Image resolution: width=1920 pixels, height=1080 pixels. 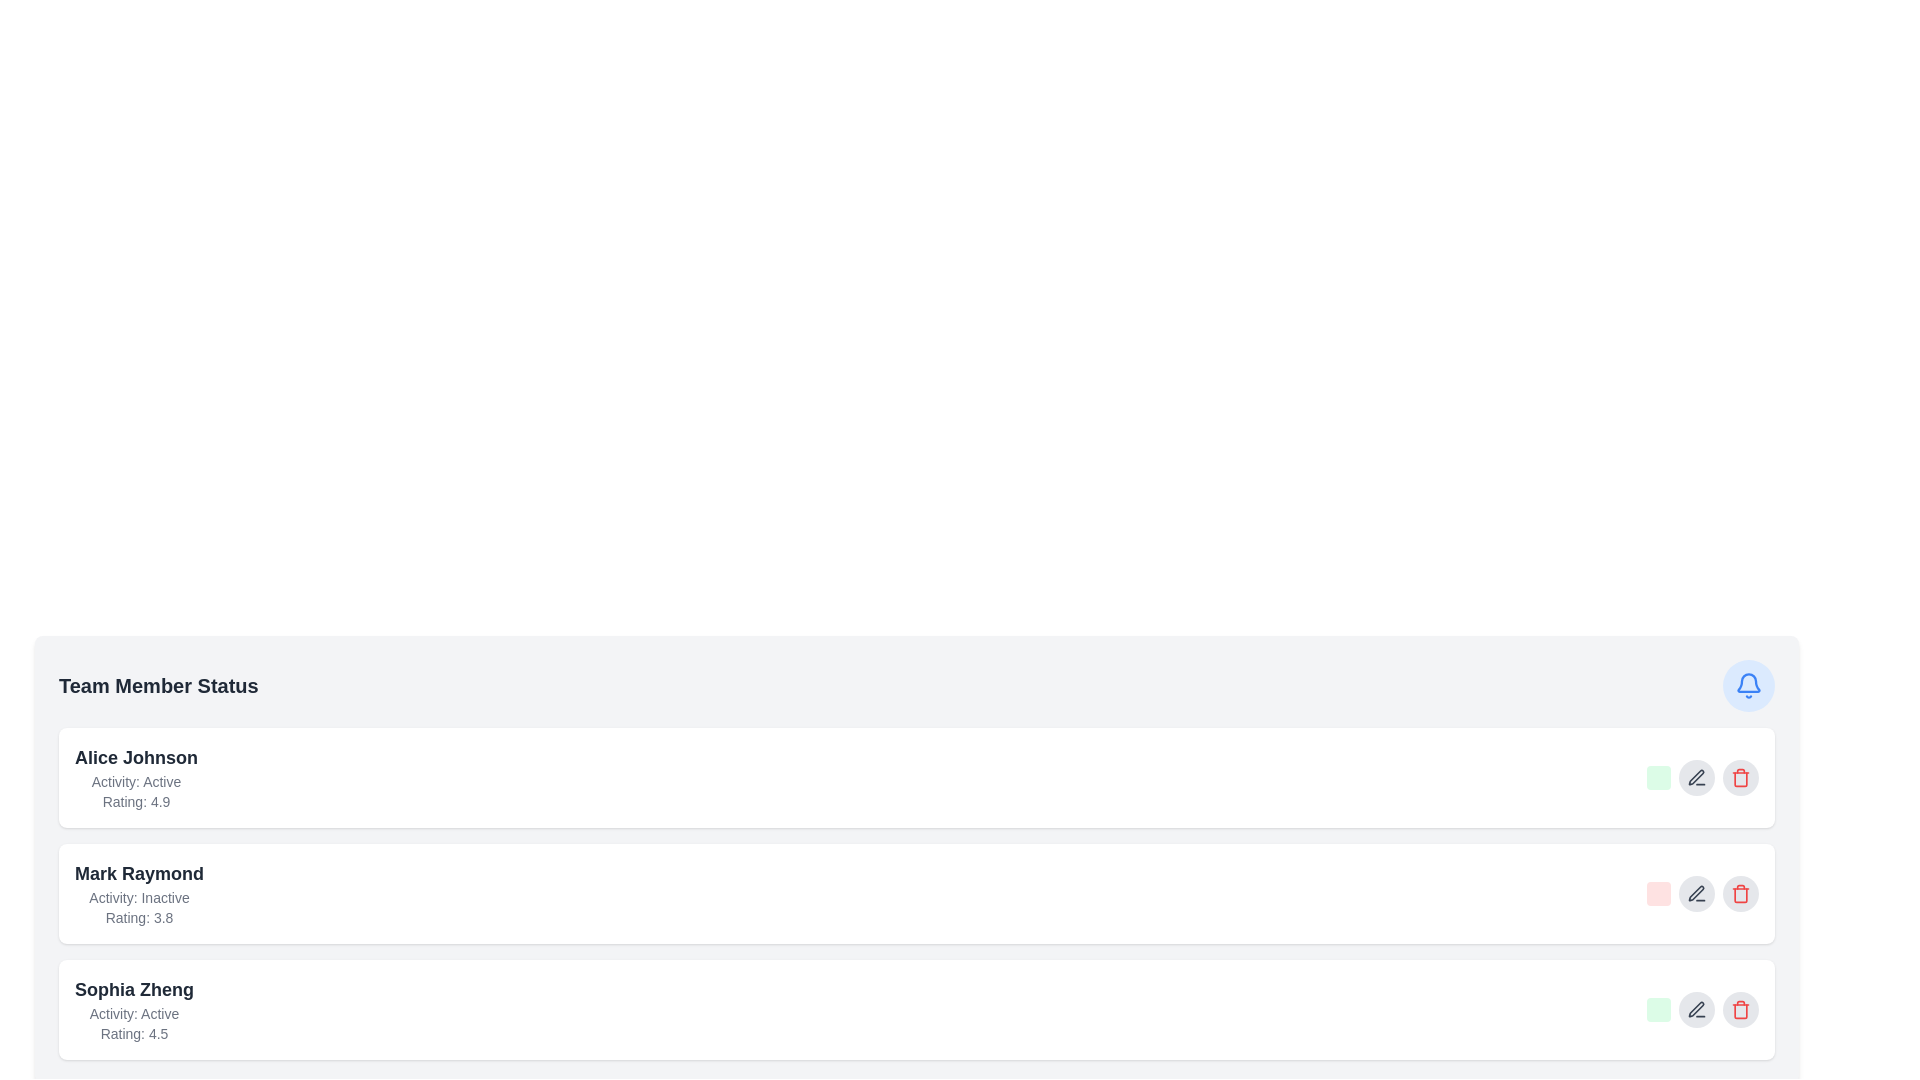 I want to click on the trash bin icon button styled in red, which indicates a delete action and is located on the right side of the row displaying user information for 'Alice Johnson', so click(x=1740, y=777).